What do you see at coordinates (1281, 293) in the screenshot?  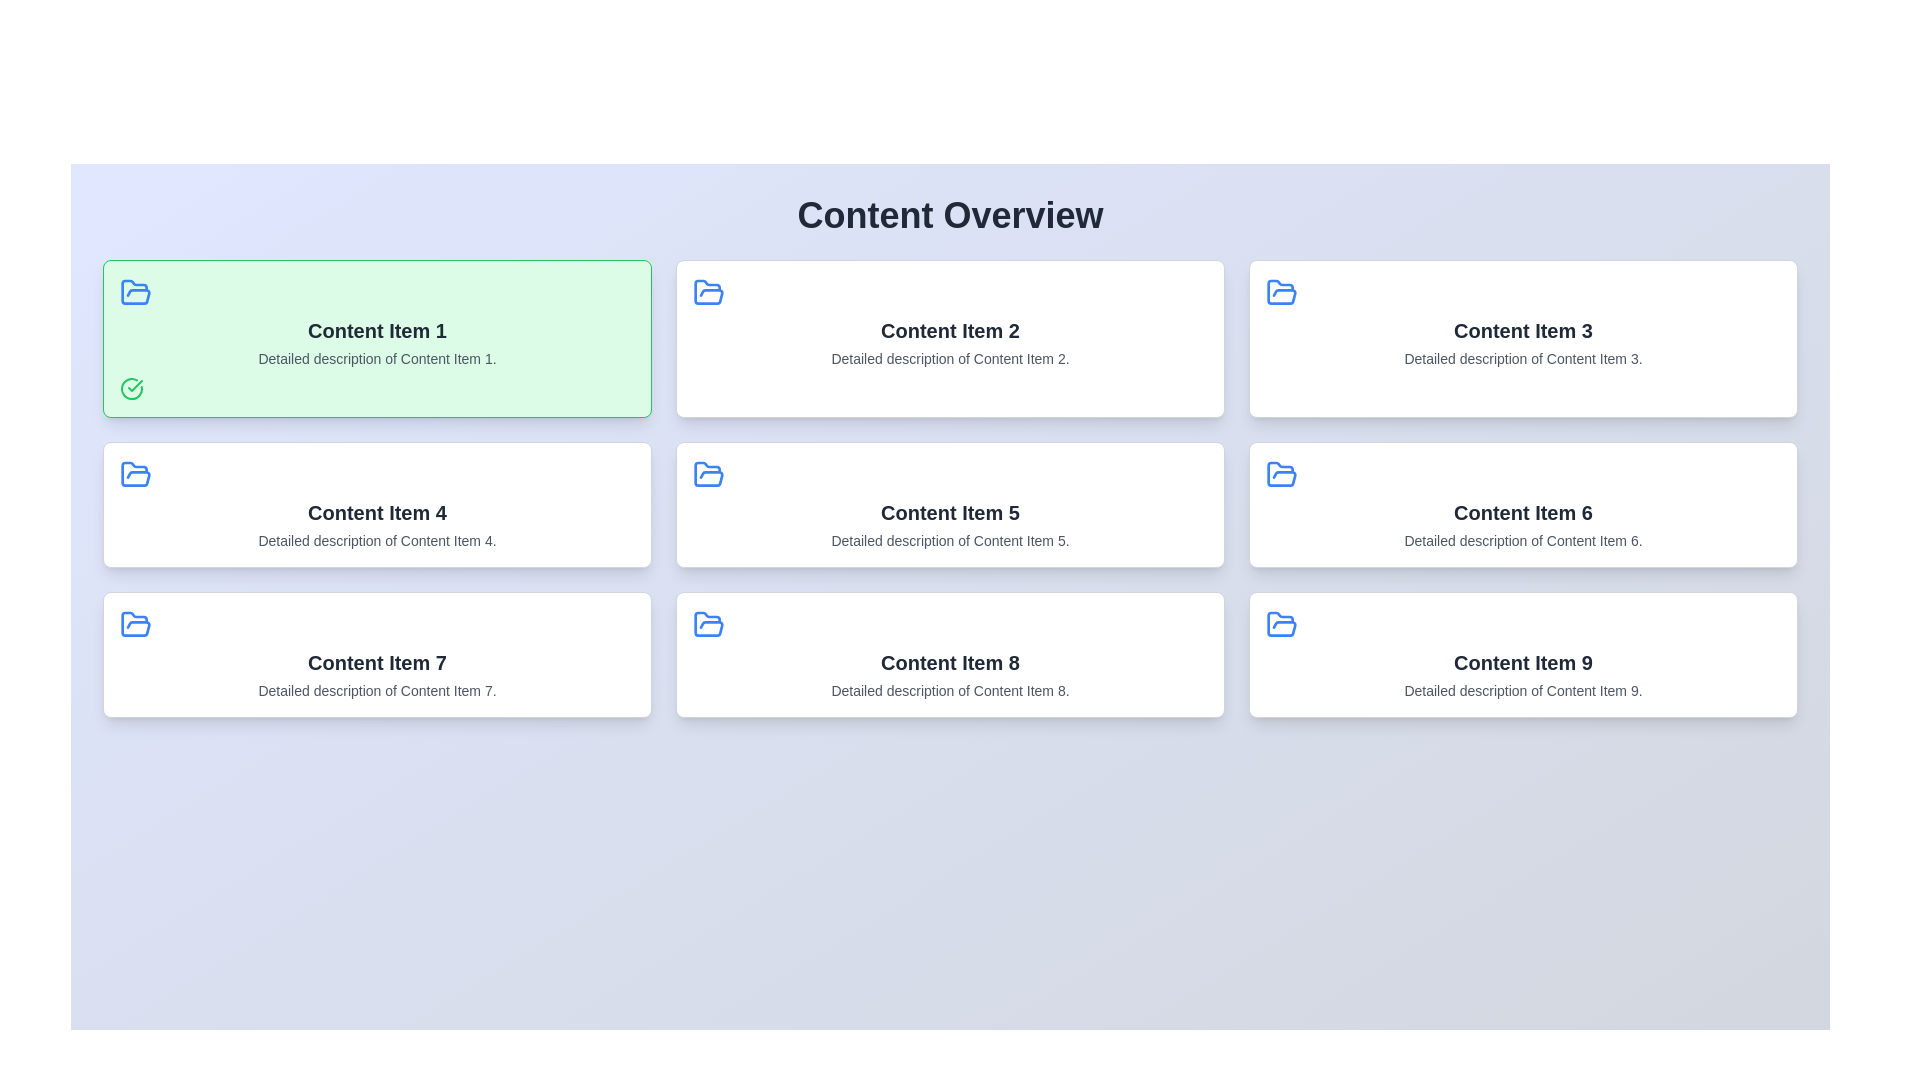 I see `the center of the folder icon located in the top-left corner of the card labeled 'Content Item 3'` at bounding box center [1281, 293].